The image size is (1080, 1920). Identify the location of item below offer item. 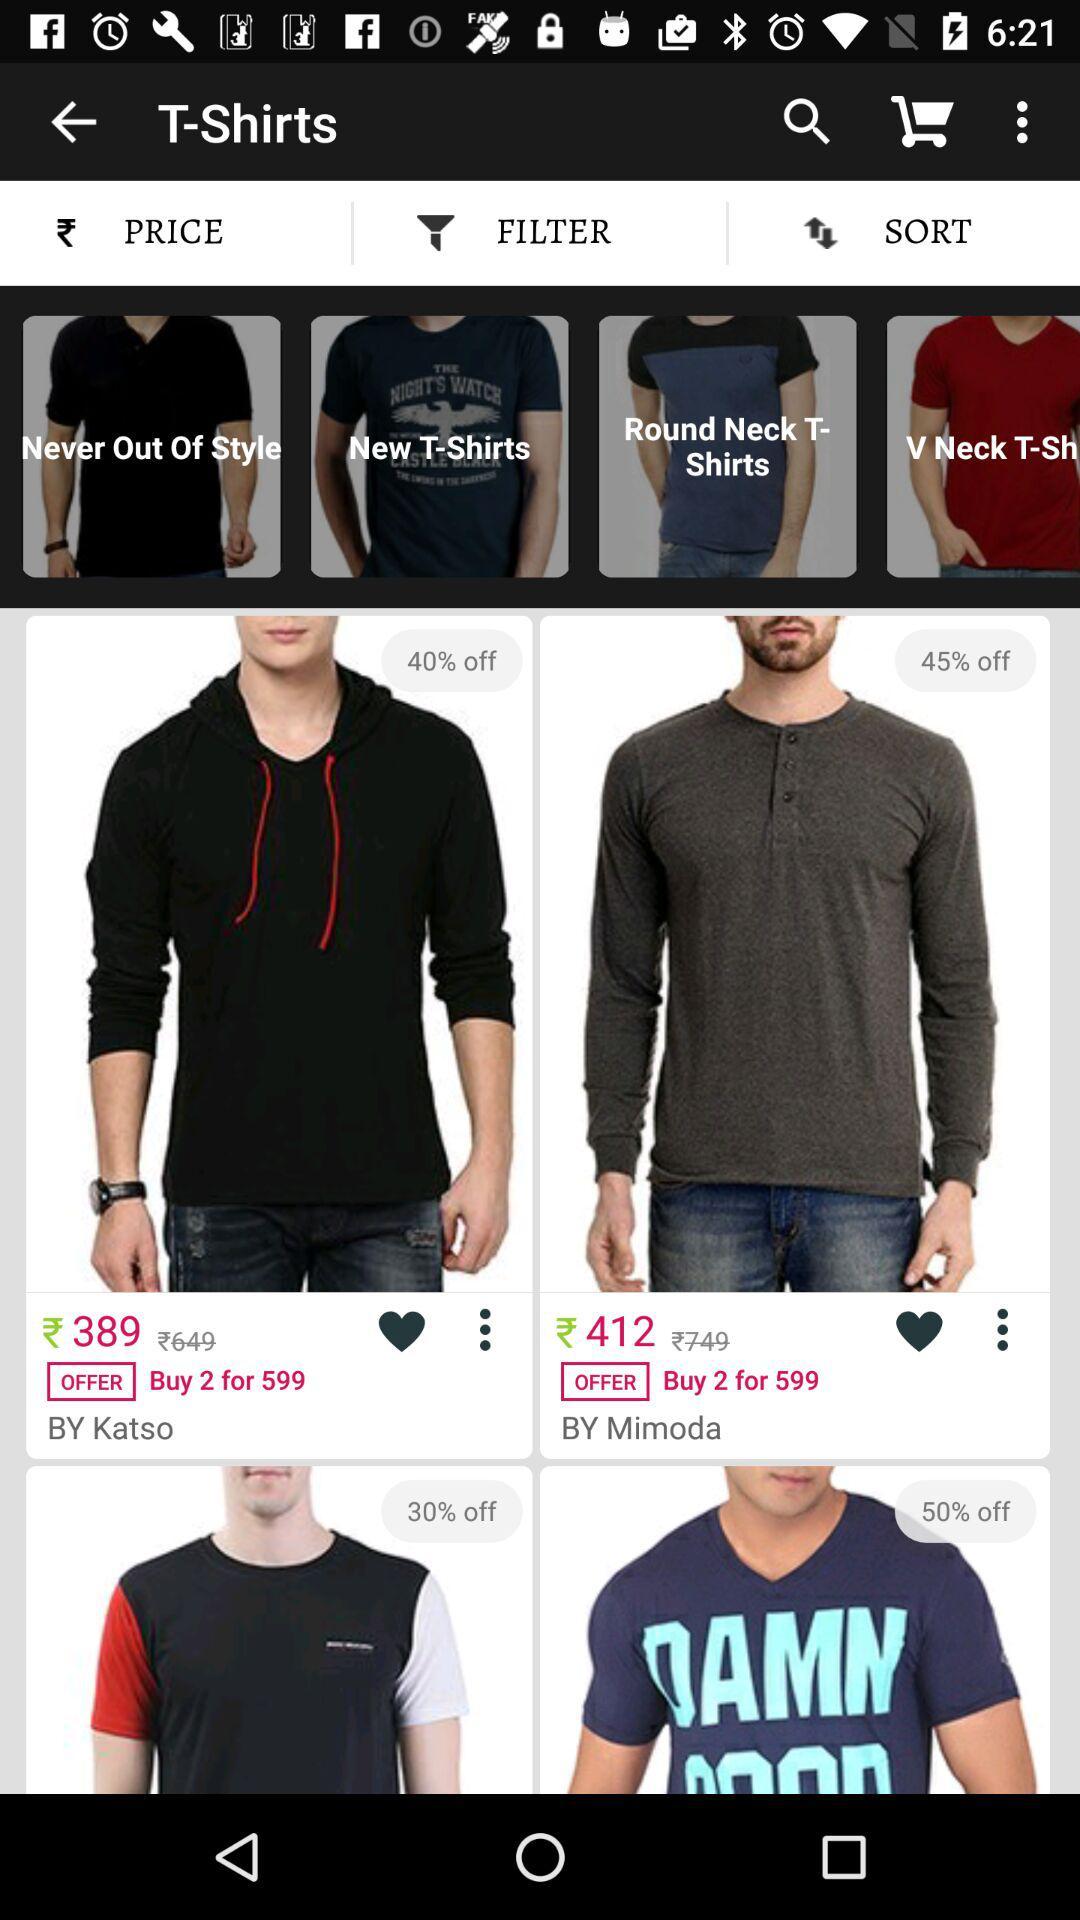
(649, 1425).